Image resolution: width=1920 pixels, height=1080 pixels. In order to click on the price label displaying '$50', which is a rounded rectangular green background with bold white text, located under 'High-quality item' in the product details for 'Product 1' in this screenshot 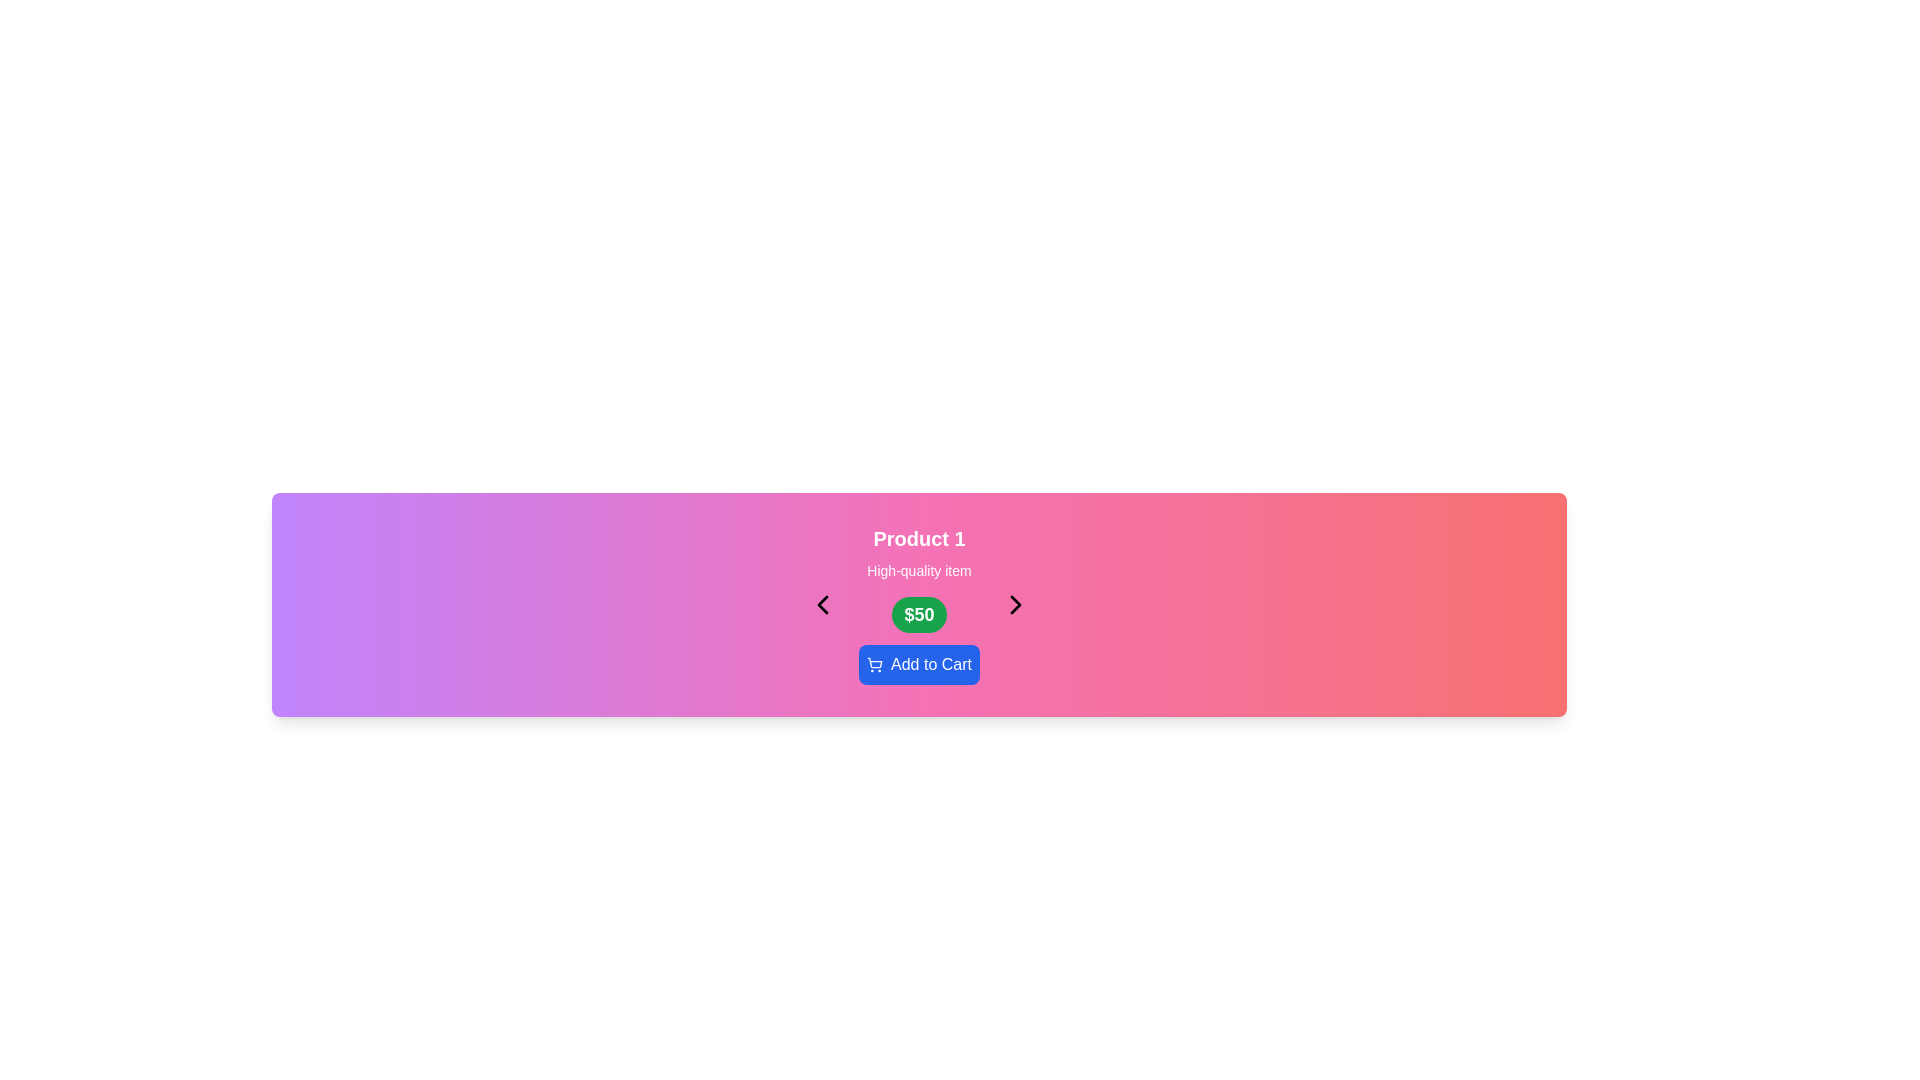, I will do `click(918, 613)`.